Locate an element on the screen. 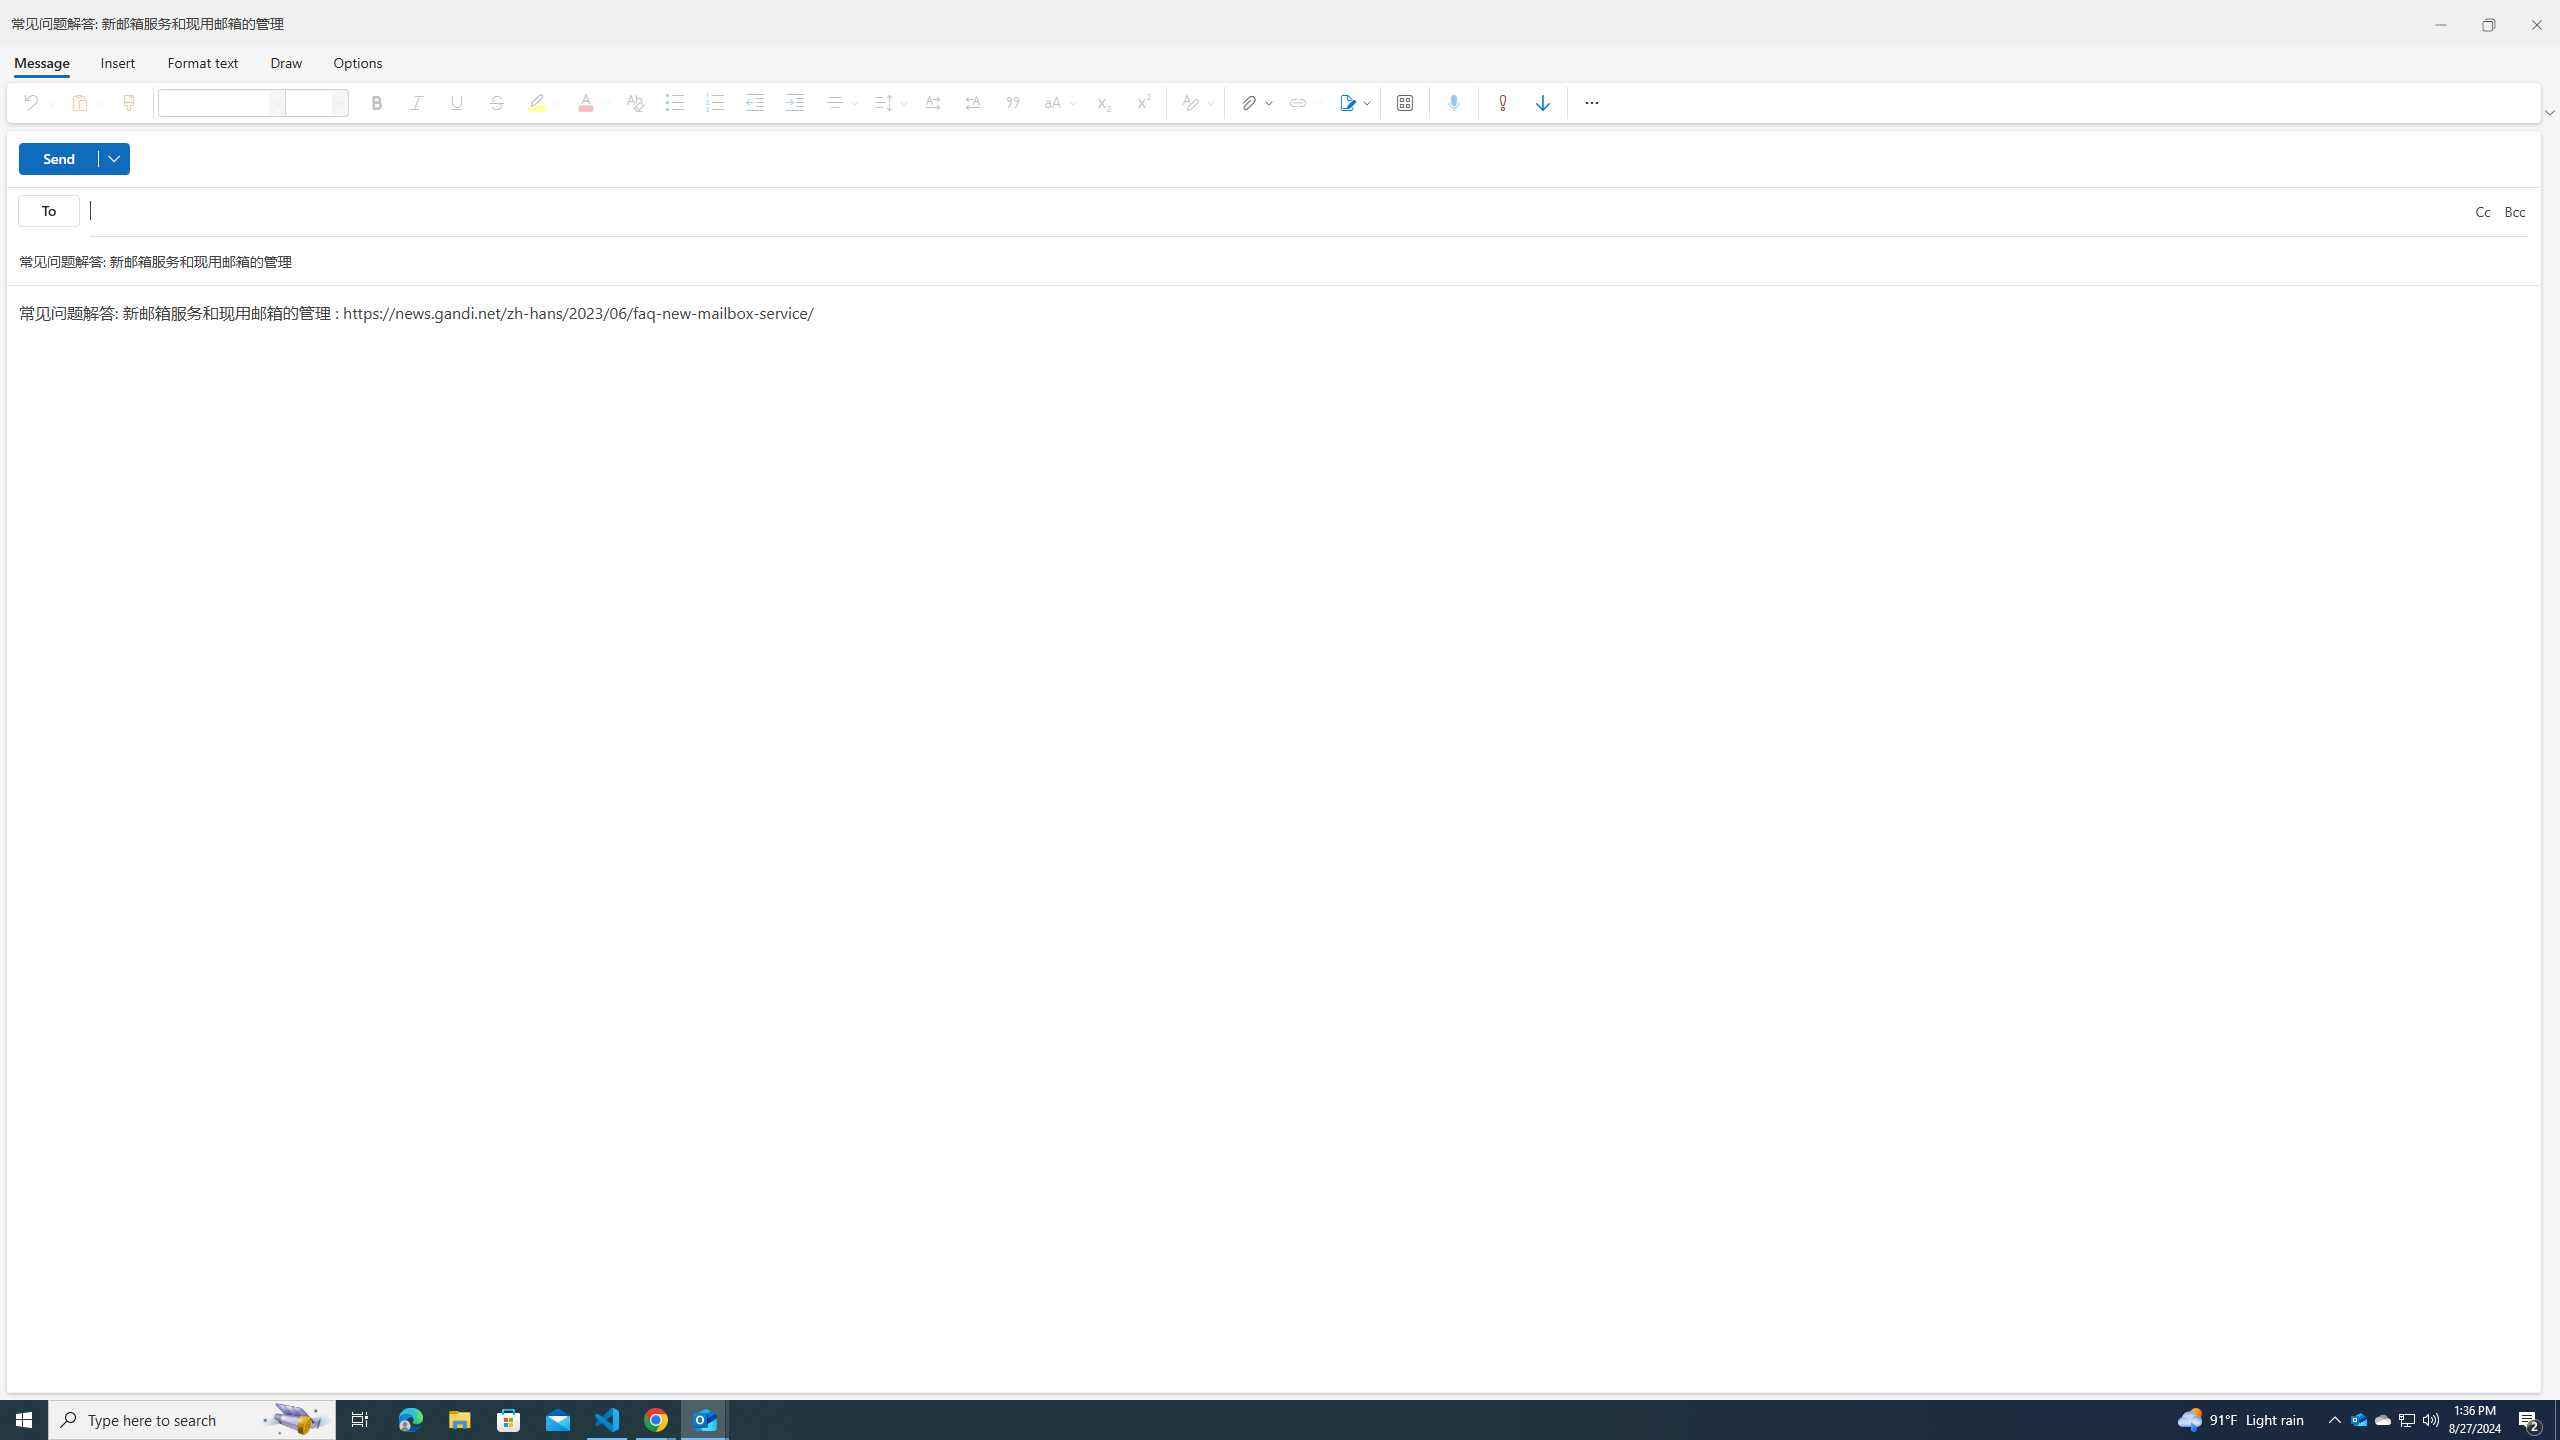  'Clear formatting' is located at coordinates (633, 102).